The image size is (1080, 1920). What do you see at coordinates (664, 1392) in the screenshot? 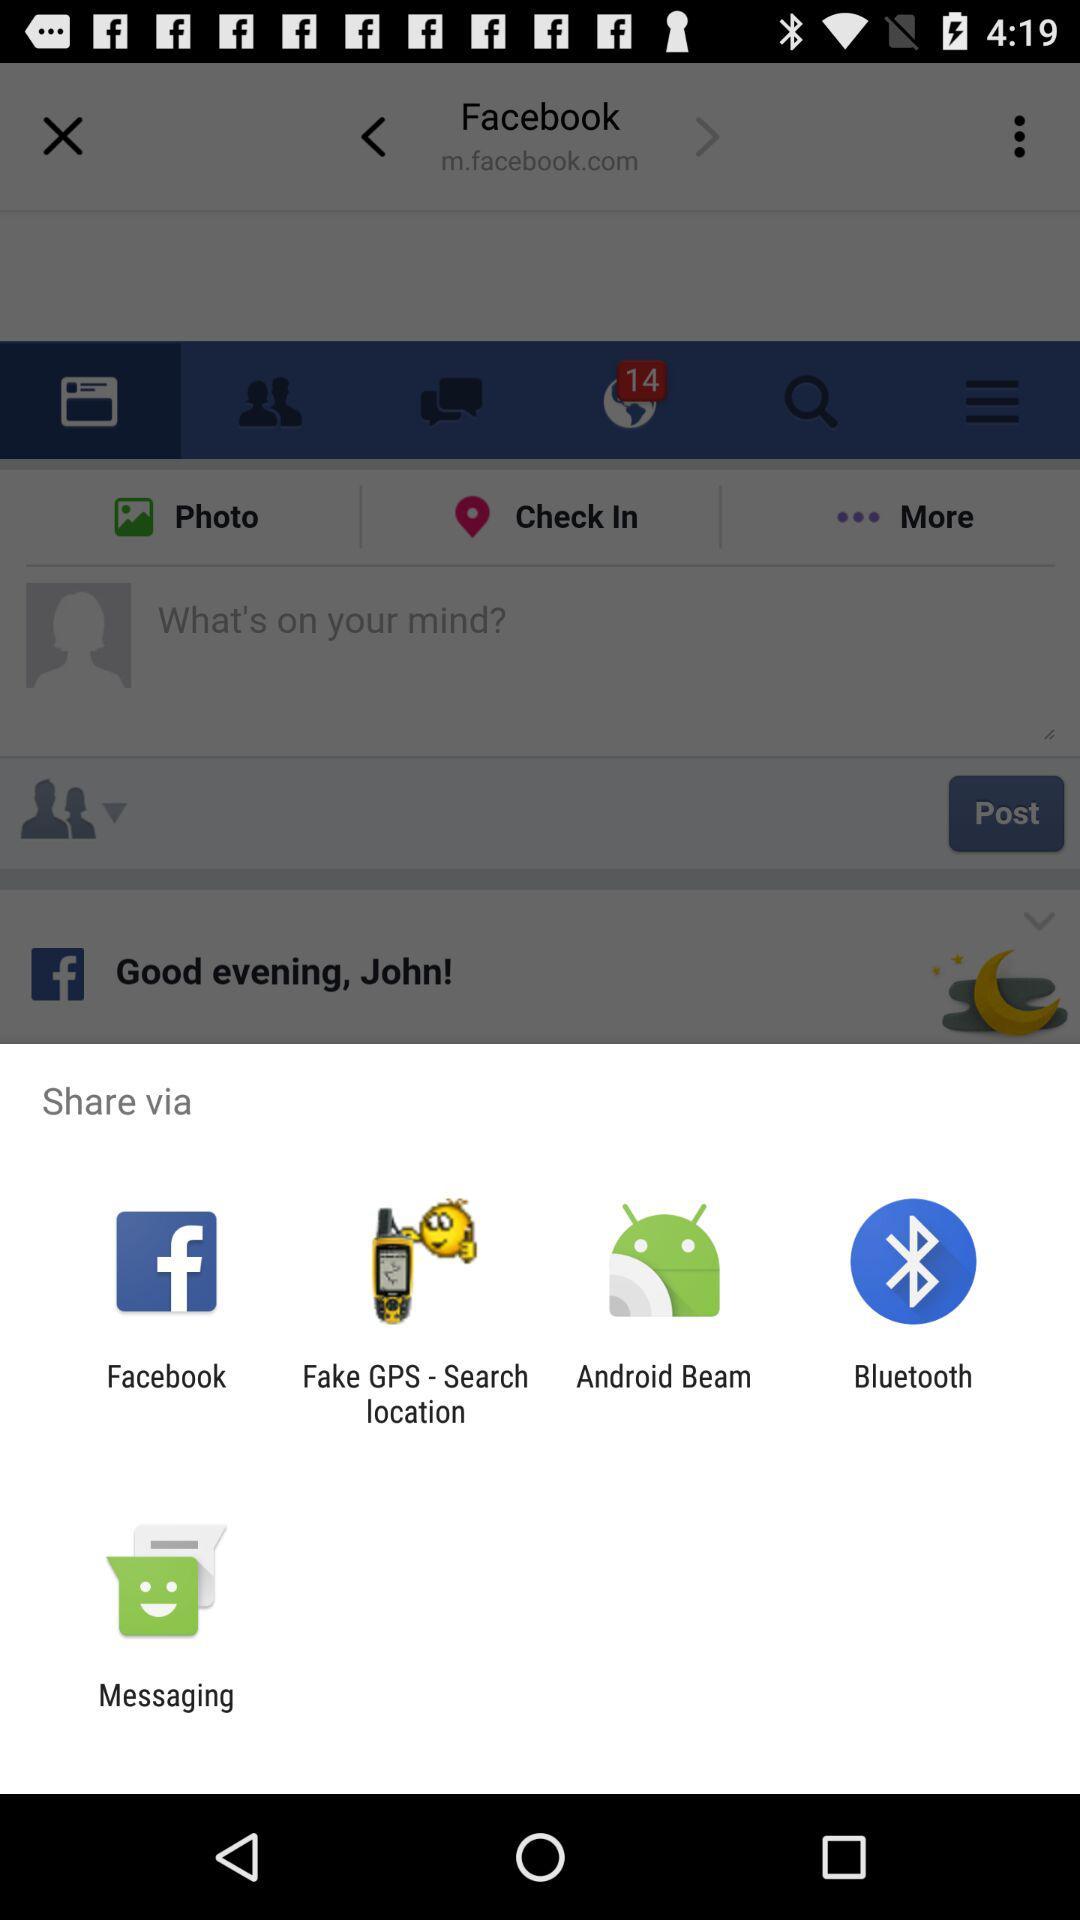
I see `the icon next to bluetooth` at bounding box center [664, 1392].